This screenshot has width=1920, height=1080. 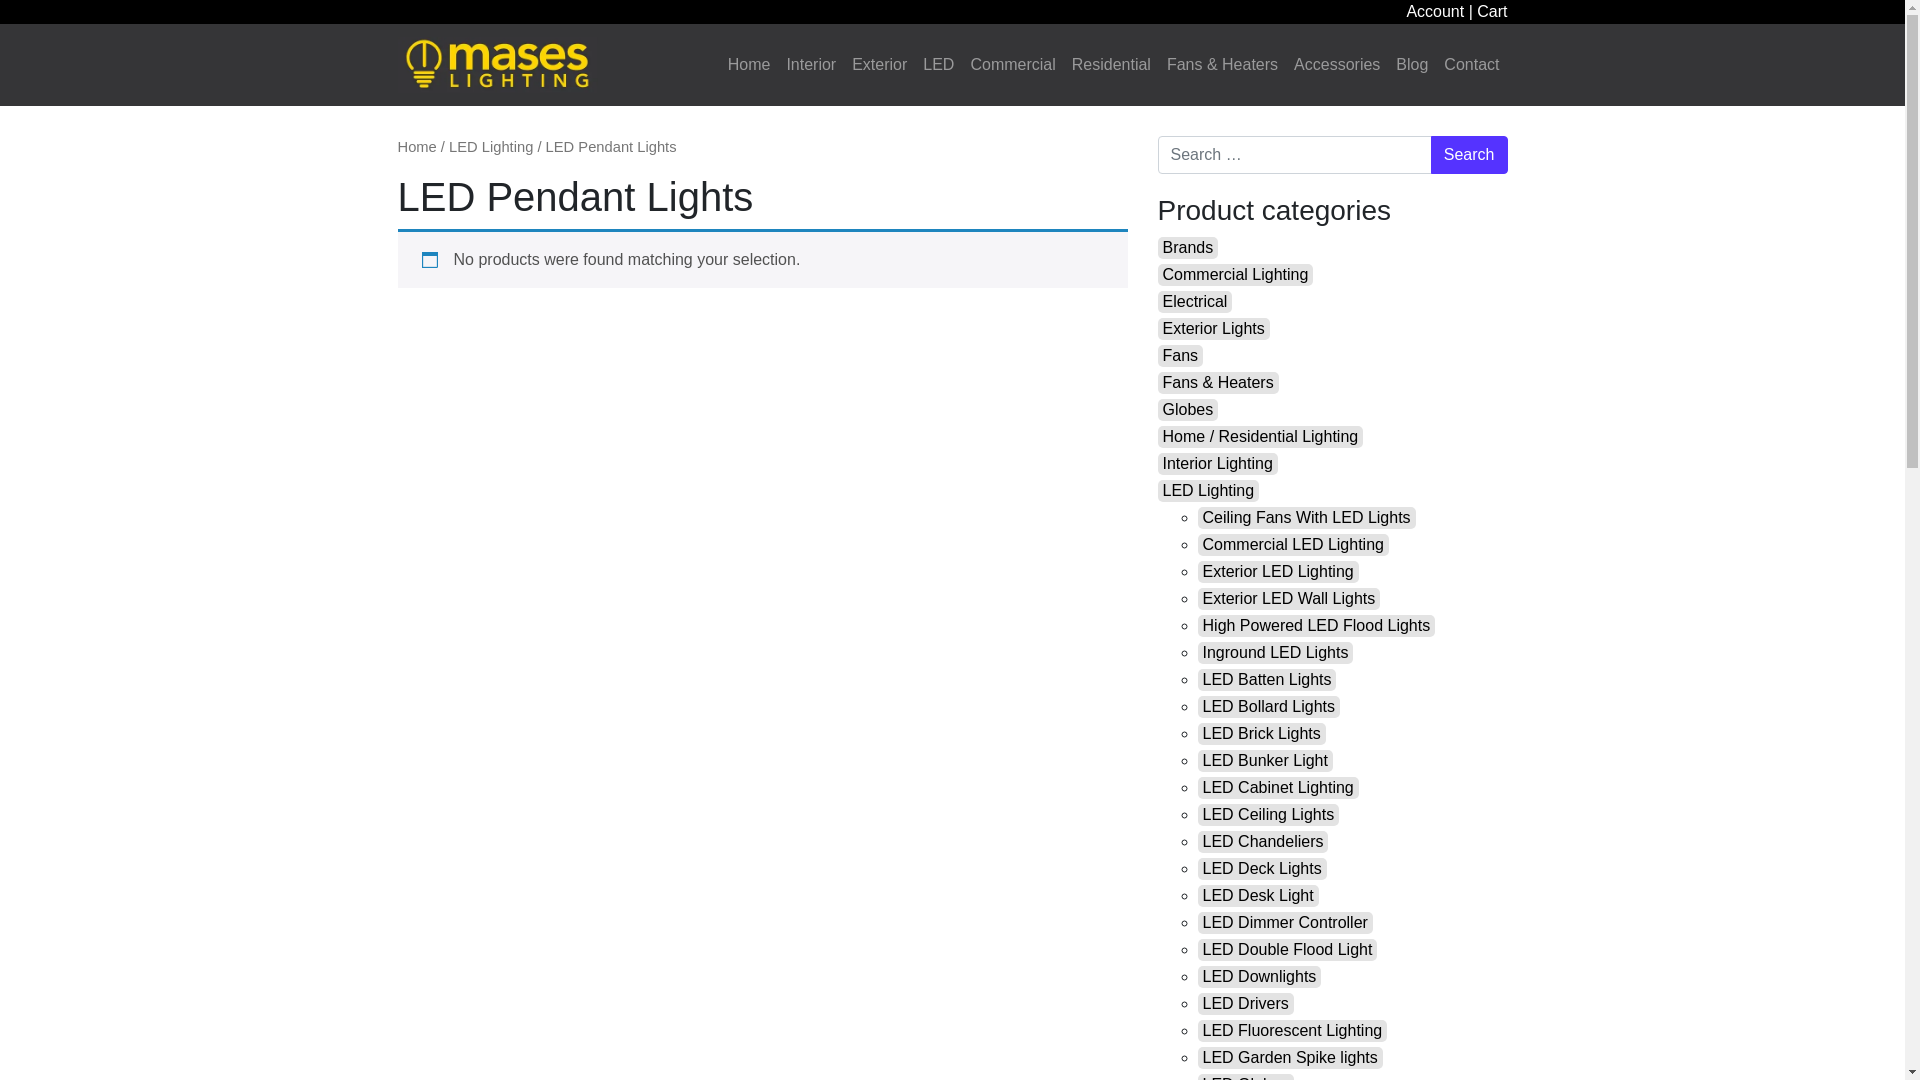 I want to click on 'LED', so click(x=937, y=64).